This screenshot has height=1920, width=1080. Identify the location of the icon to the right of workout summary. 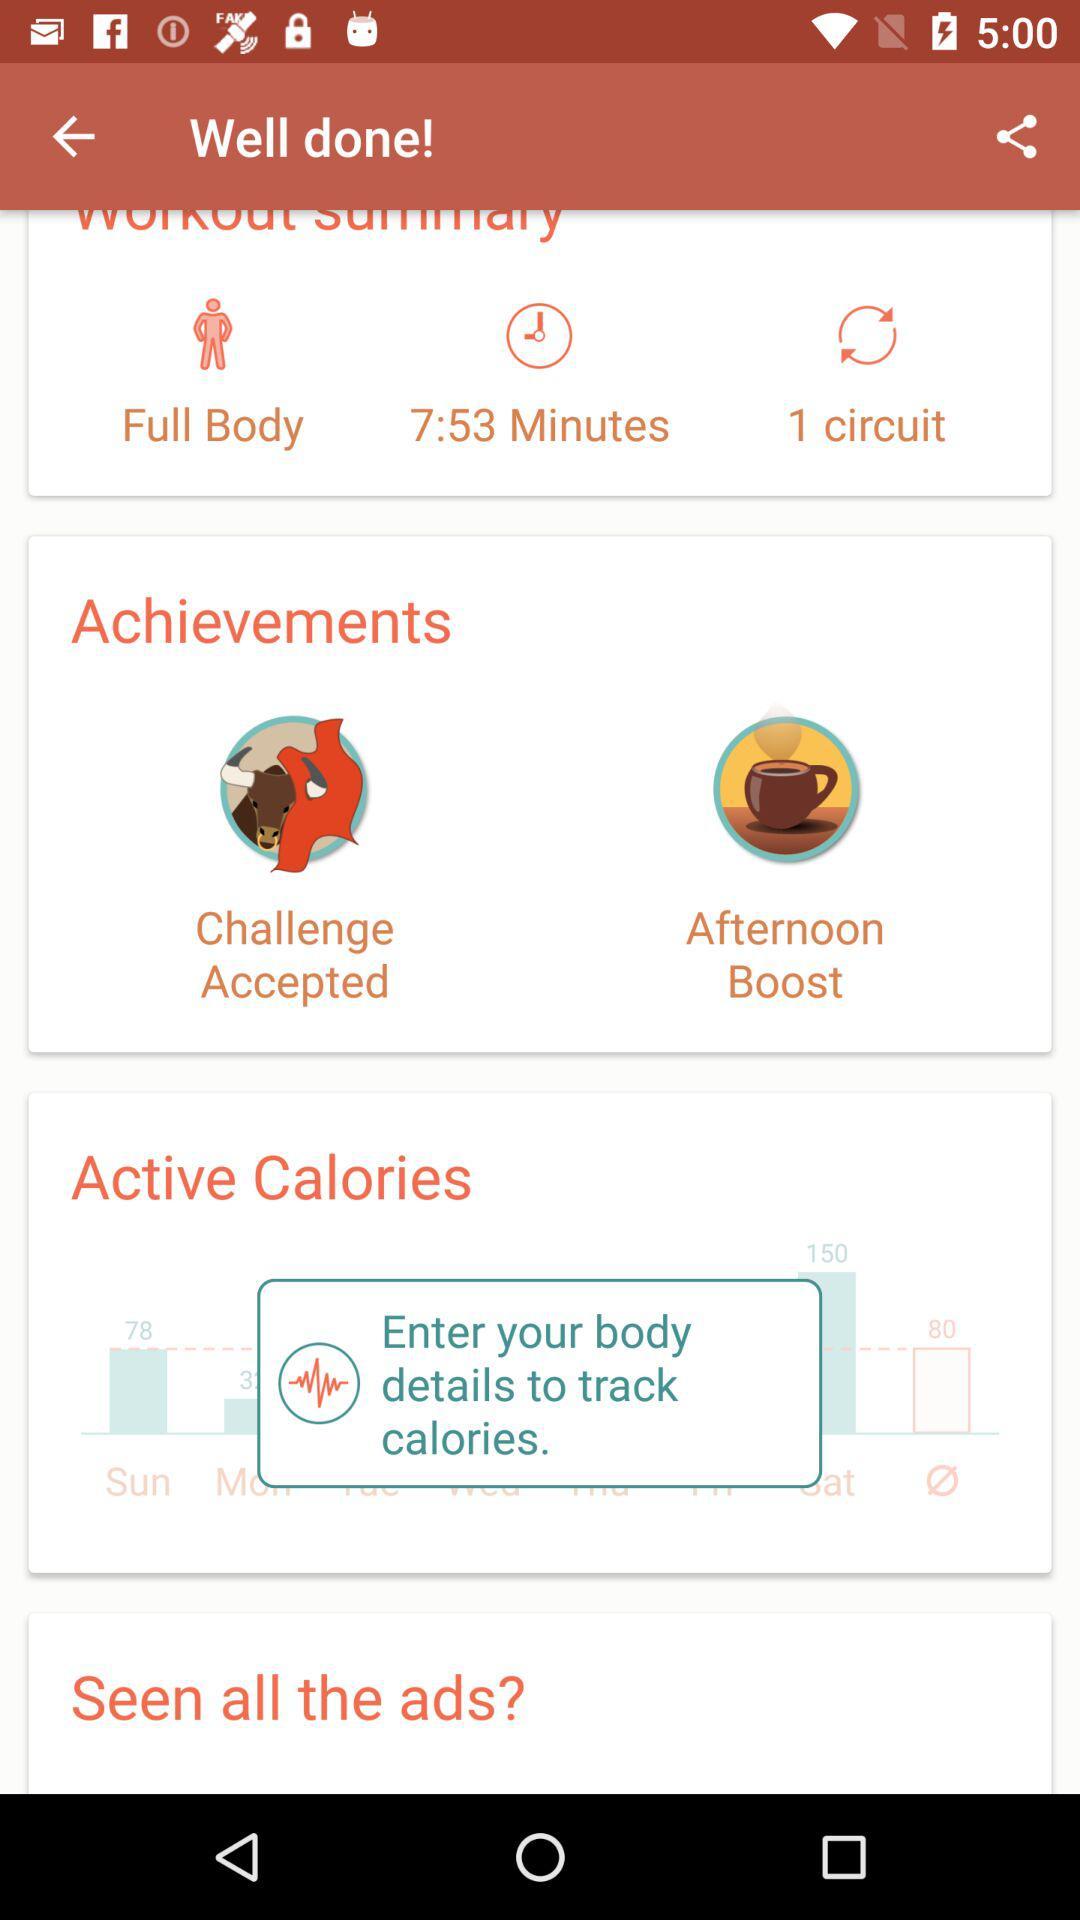
(1017, 135).